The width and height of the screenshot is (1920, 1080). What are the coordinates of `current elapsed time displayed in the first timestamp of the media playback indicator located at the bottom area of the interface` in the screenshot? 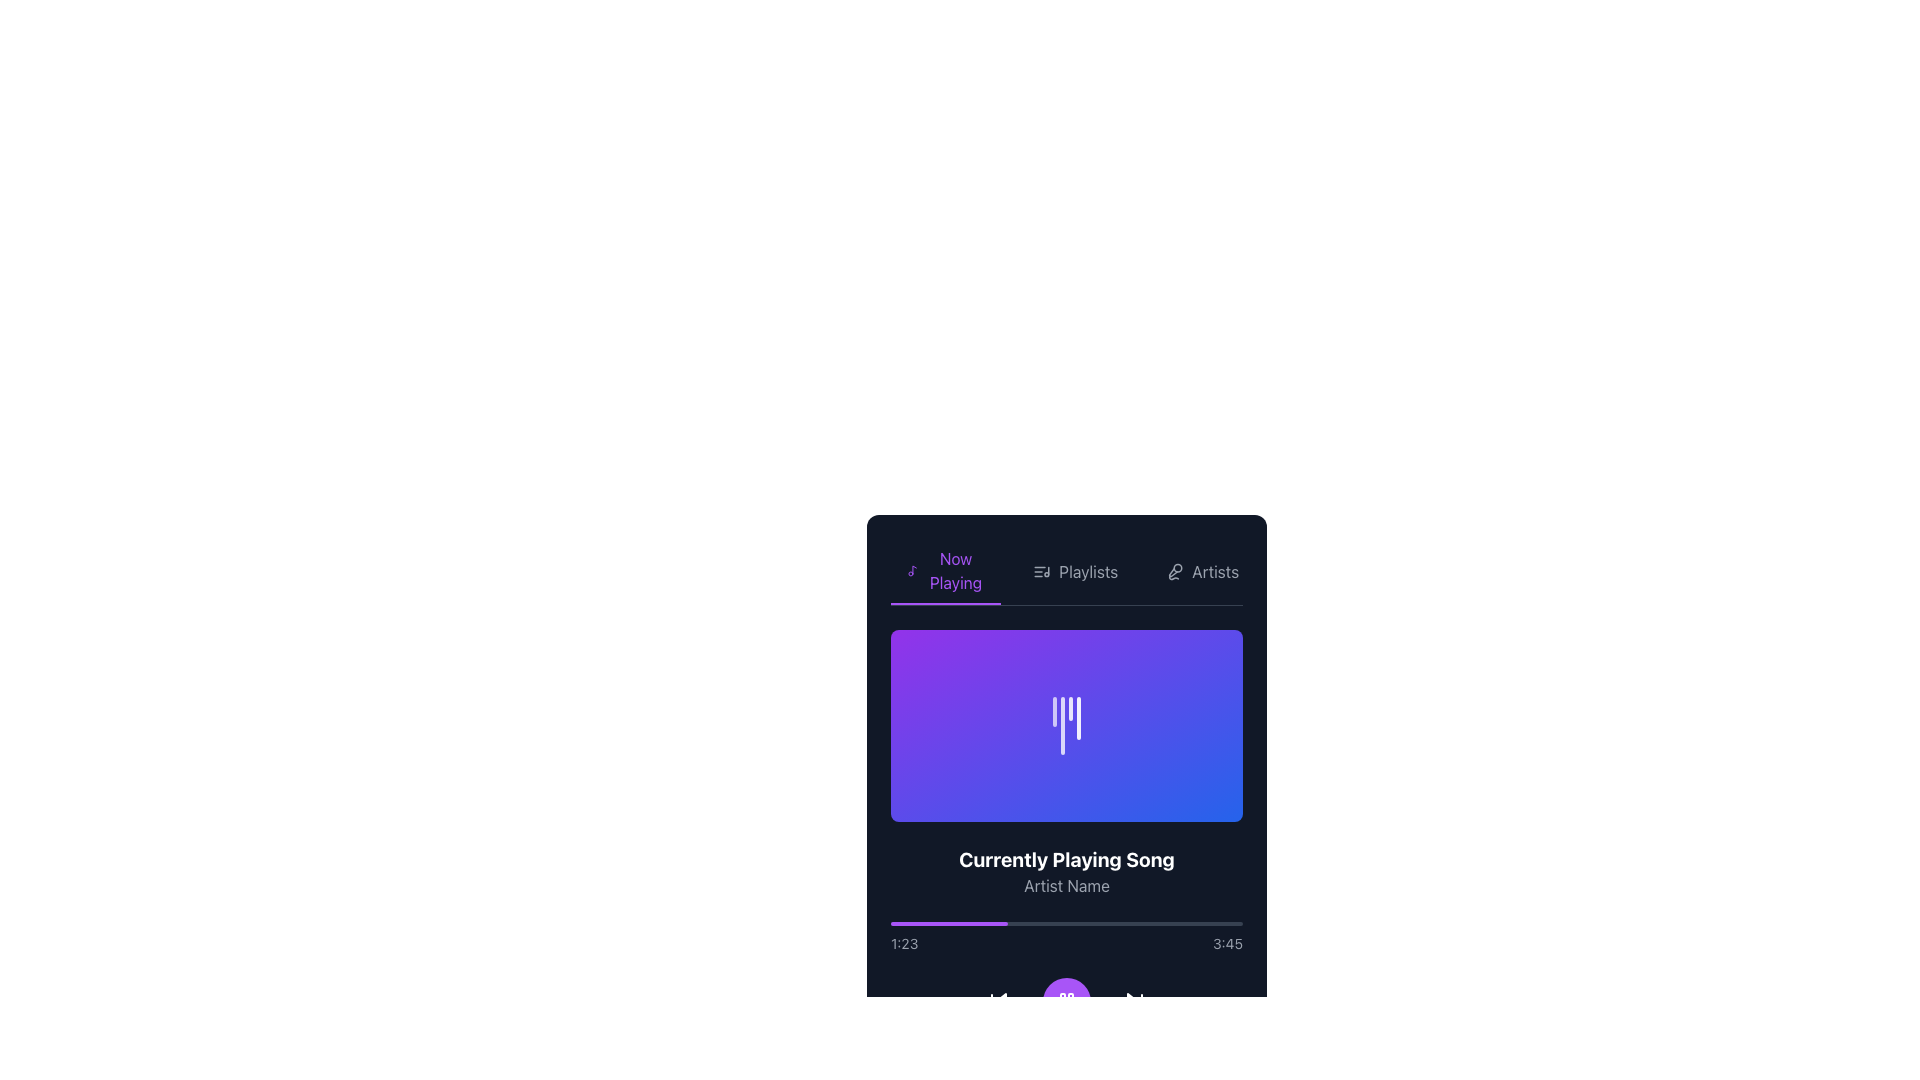 It's located at (903, 944).